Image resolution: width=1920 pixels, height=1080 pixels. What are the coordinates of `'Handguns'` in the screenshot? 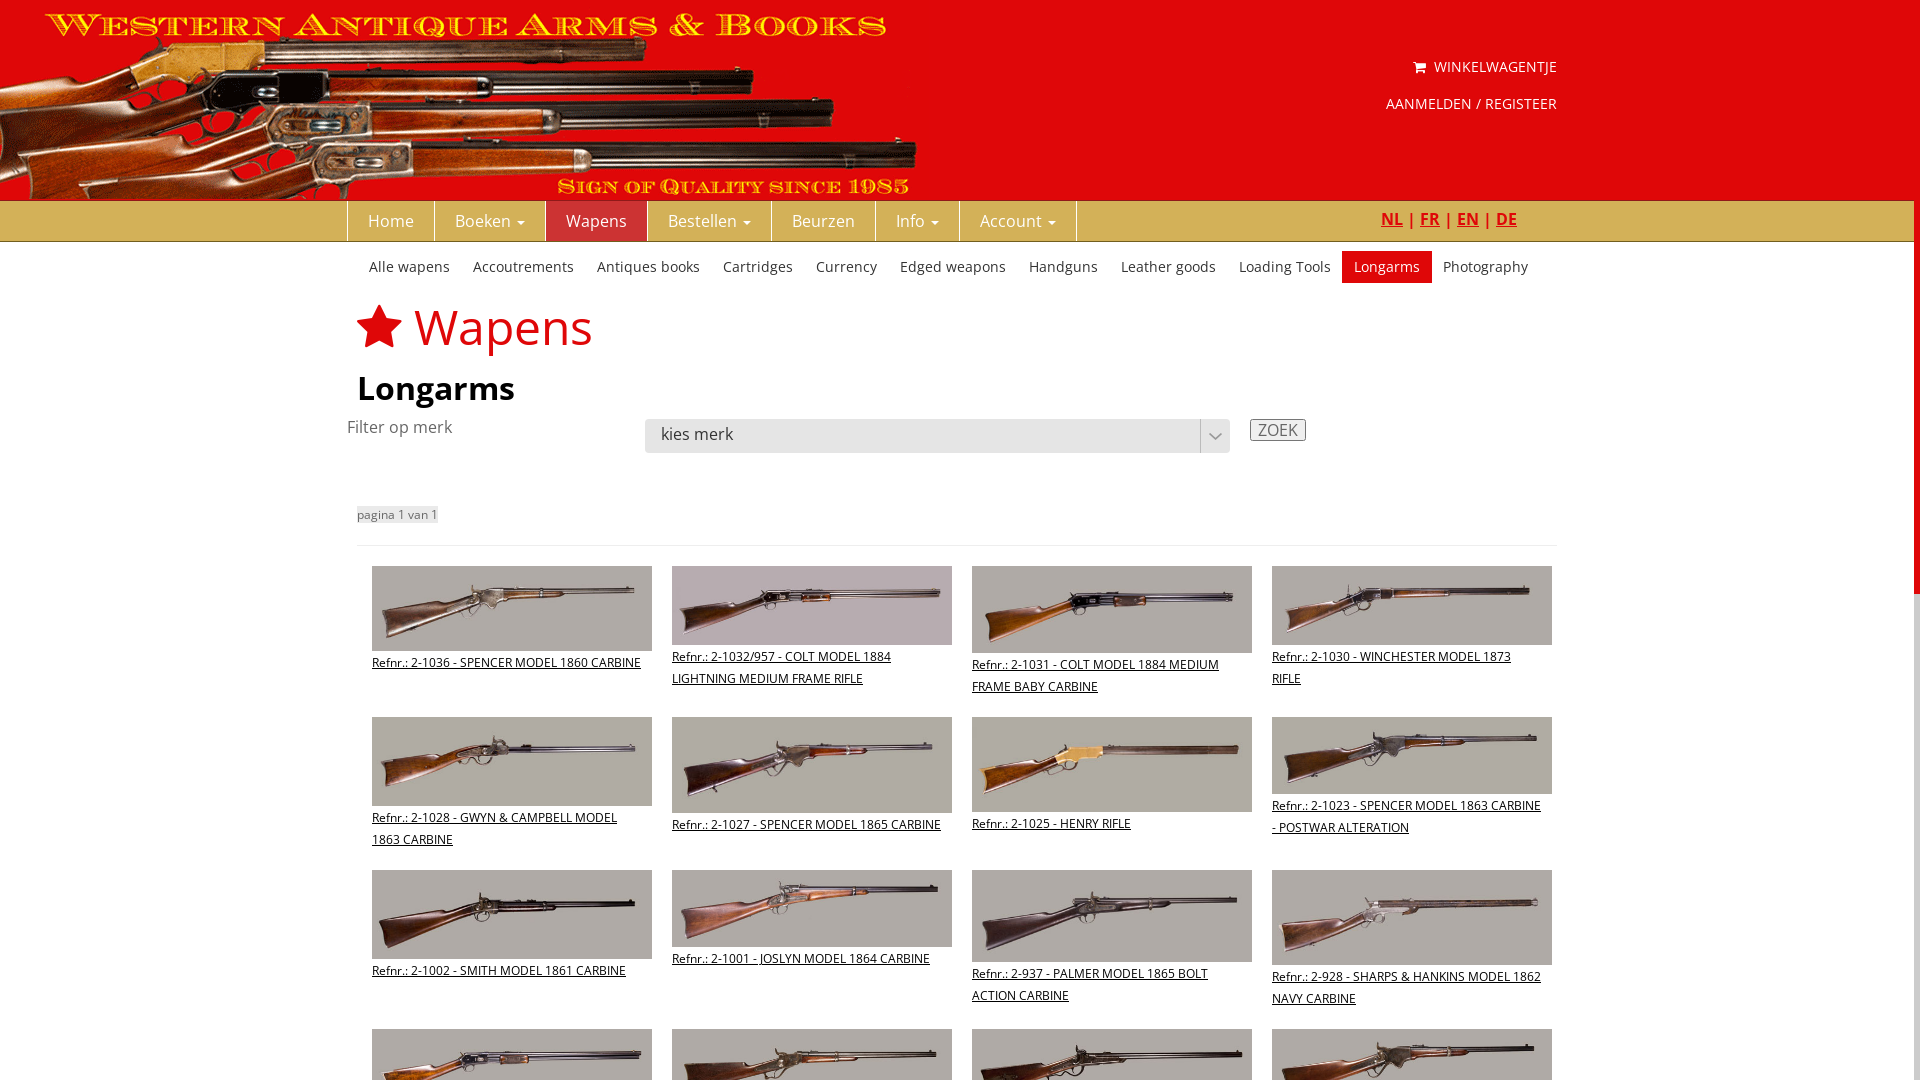 It's located at (1062, 265).